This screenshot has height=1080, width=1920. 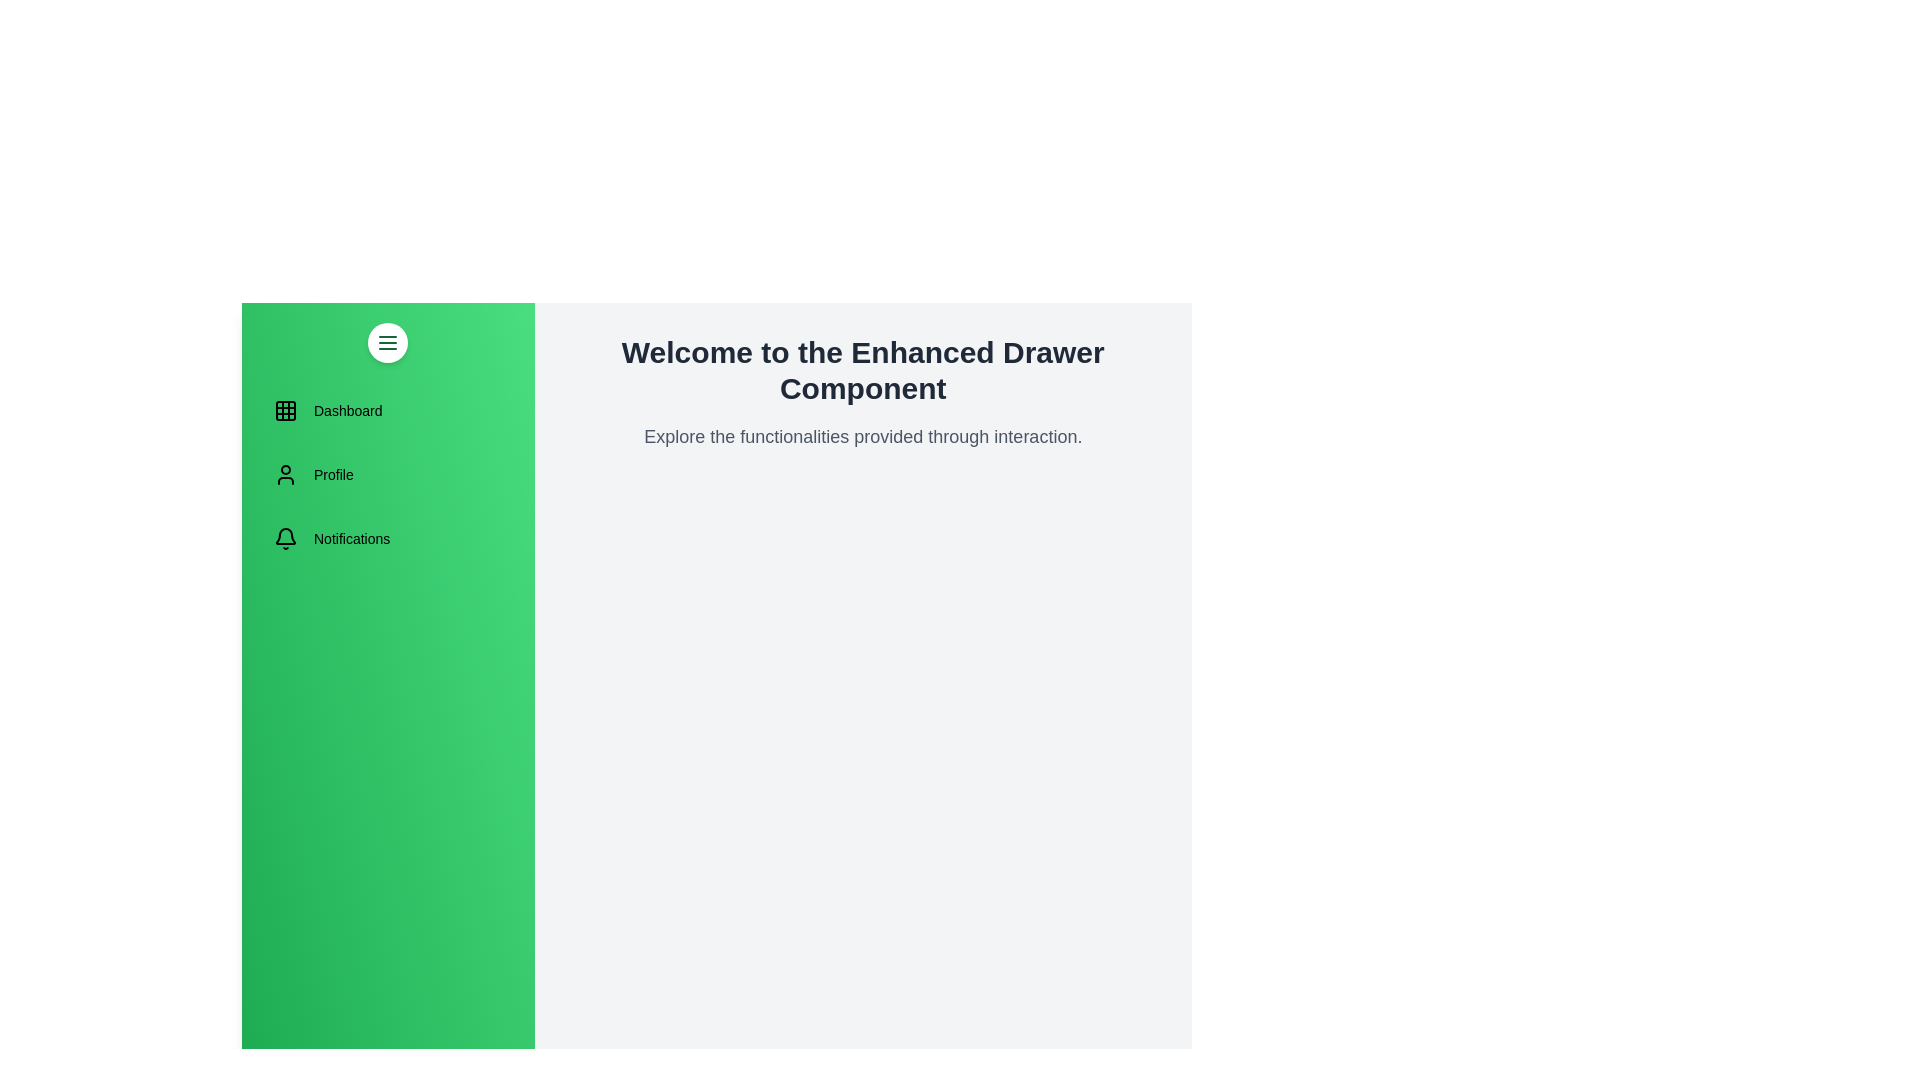 I want to click on the menu item Dashboard to navigate to the corresponding section, so click(x=388, y=410).